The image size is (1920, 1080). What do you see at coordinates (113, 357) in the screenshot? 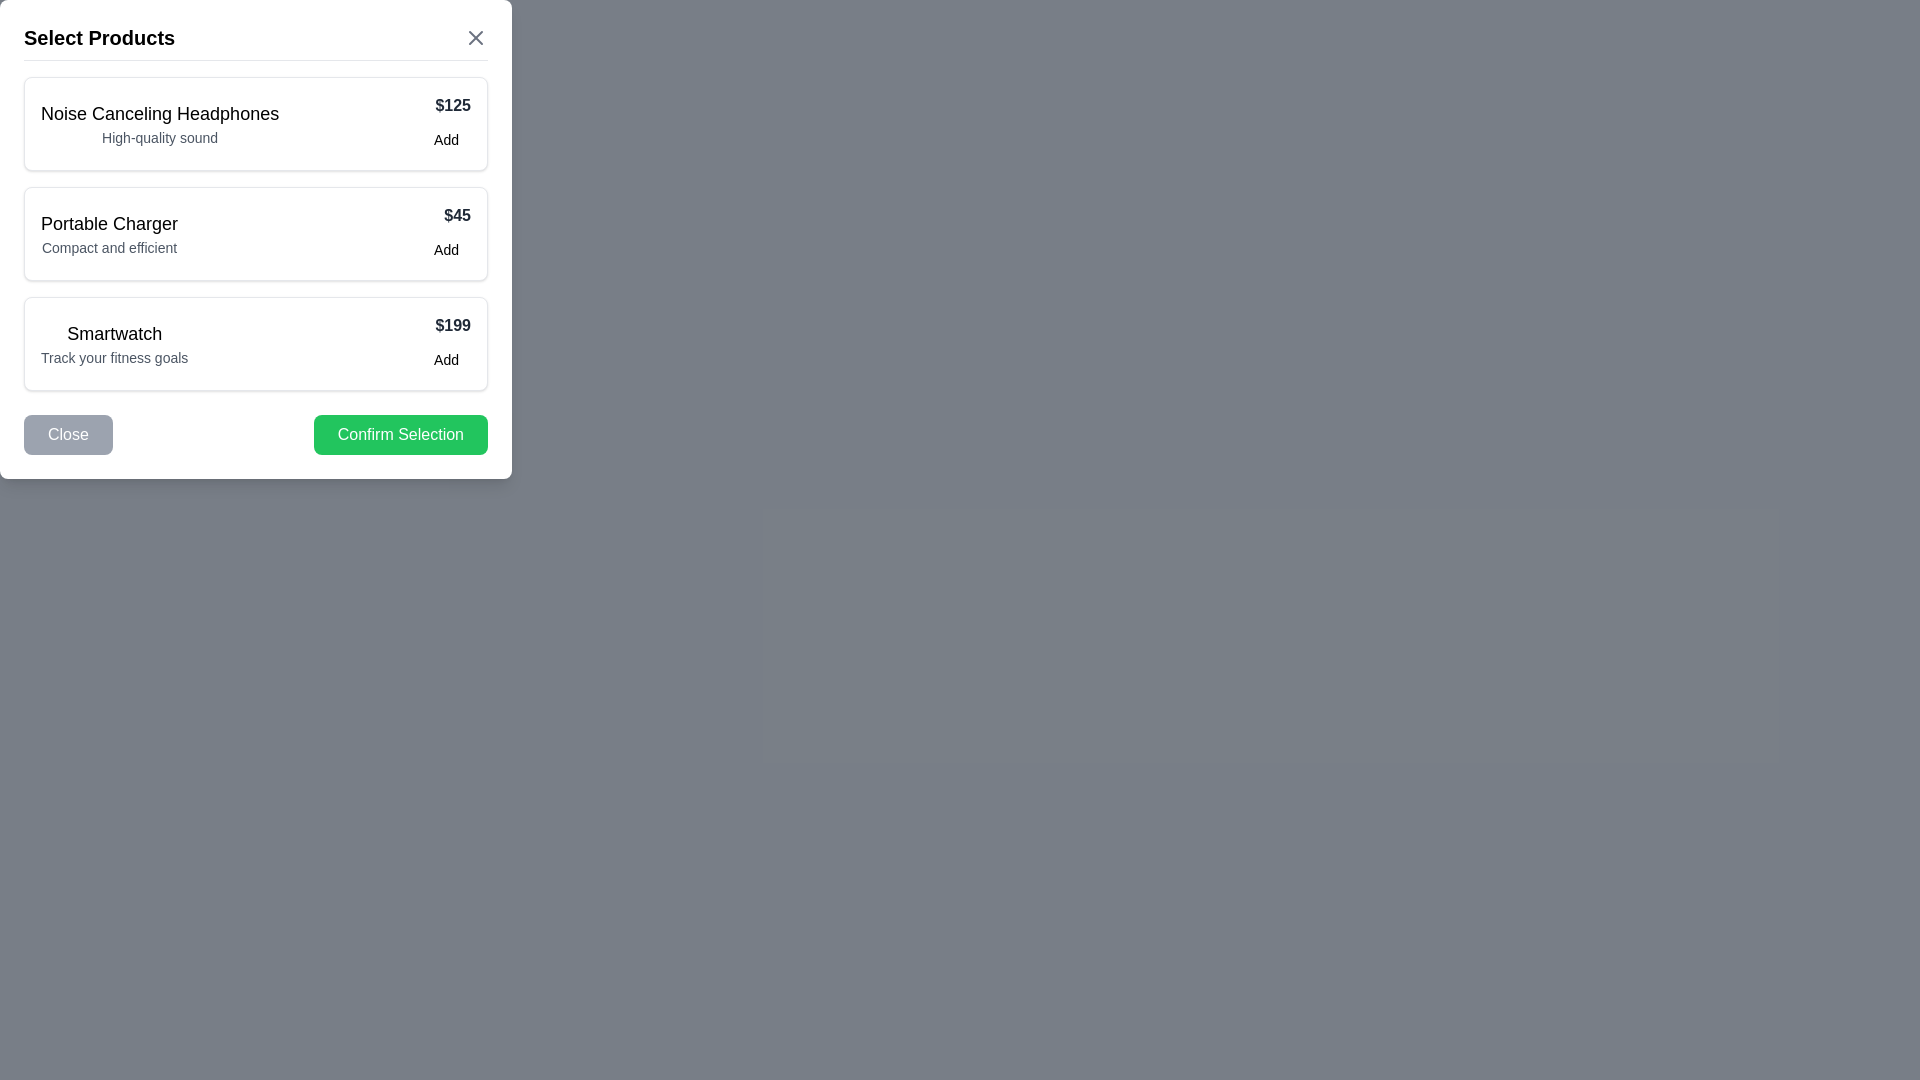
I see `the text element displaying 'Track your fitness goals', which is located directly beneath the heading 'Smartwatch' in a compact gray font` at bounding box center [113, 357].